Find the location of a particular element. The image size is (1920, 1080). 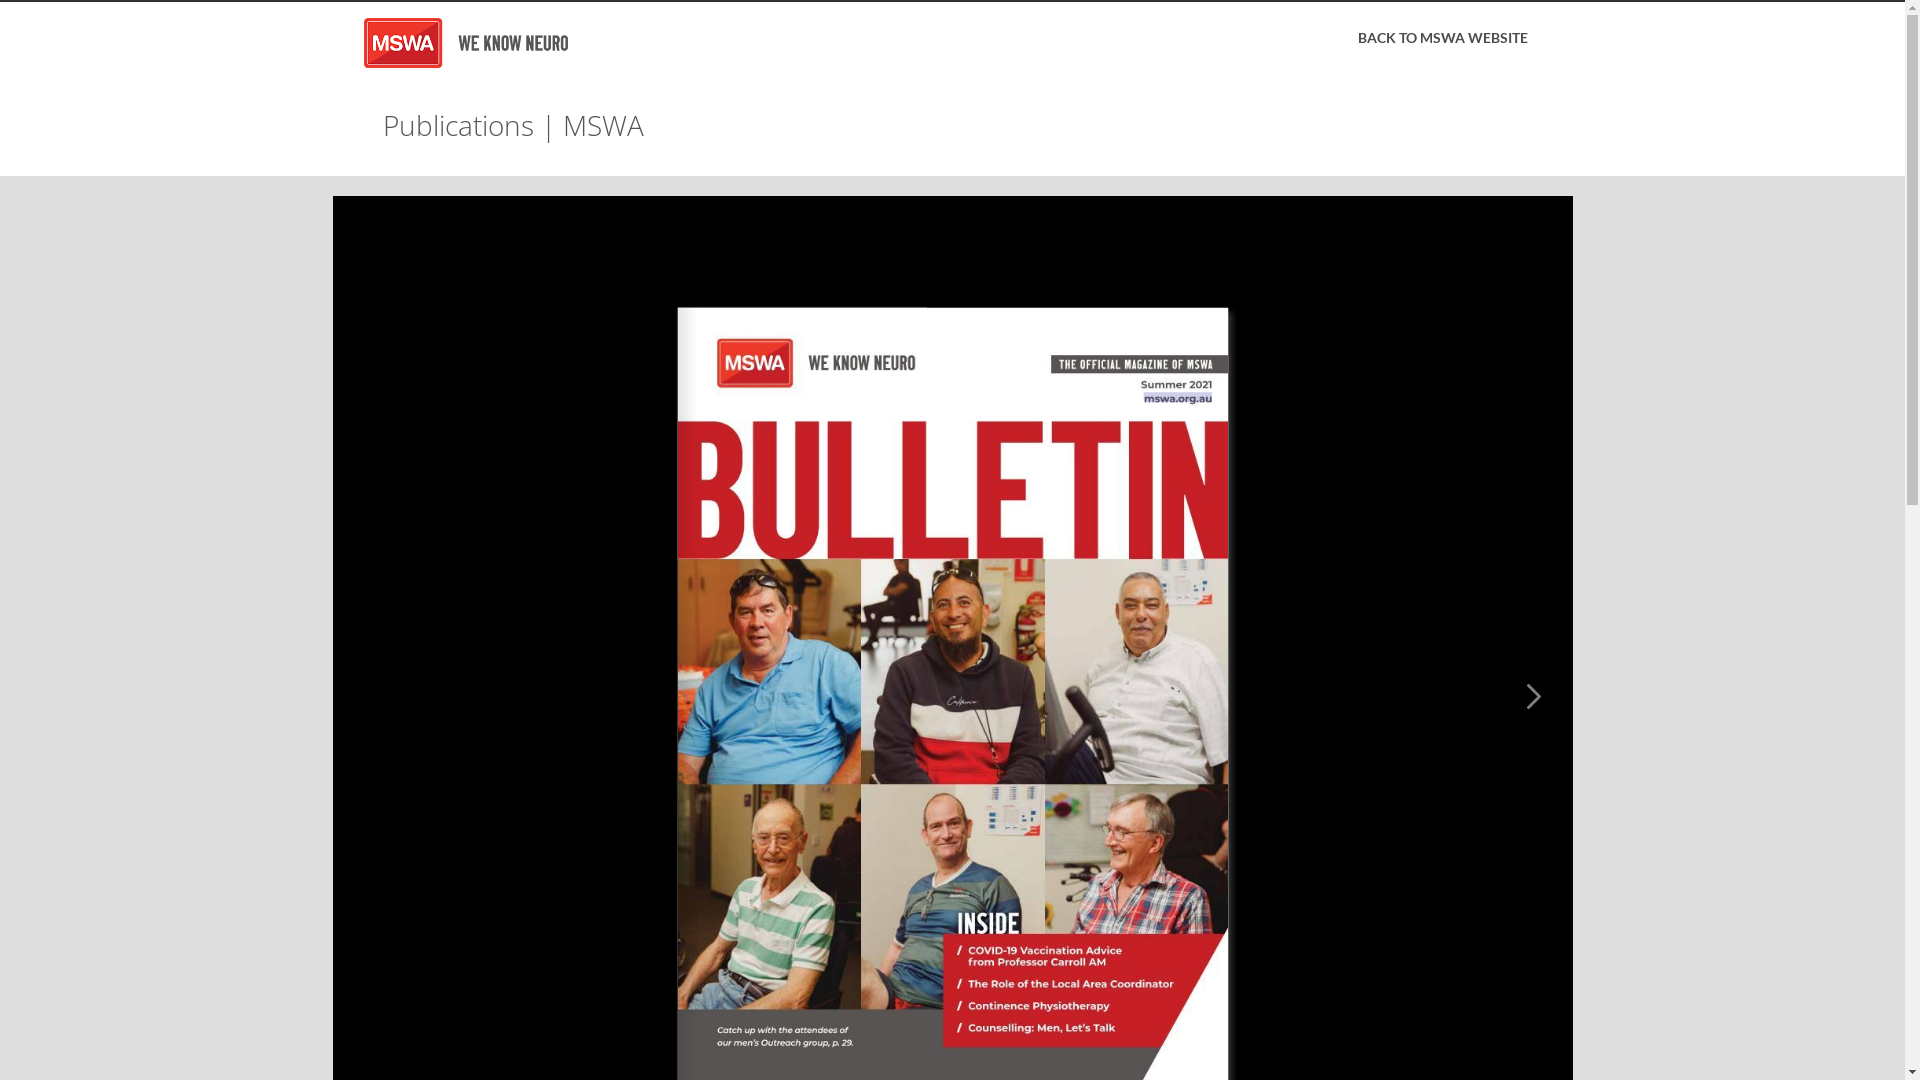

'BACK TO MSWA WEBSITE' is located at coordinates (1441, 38).